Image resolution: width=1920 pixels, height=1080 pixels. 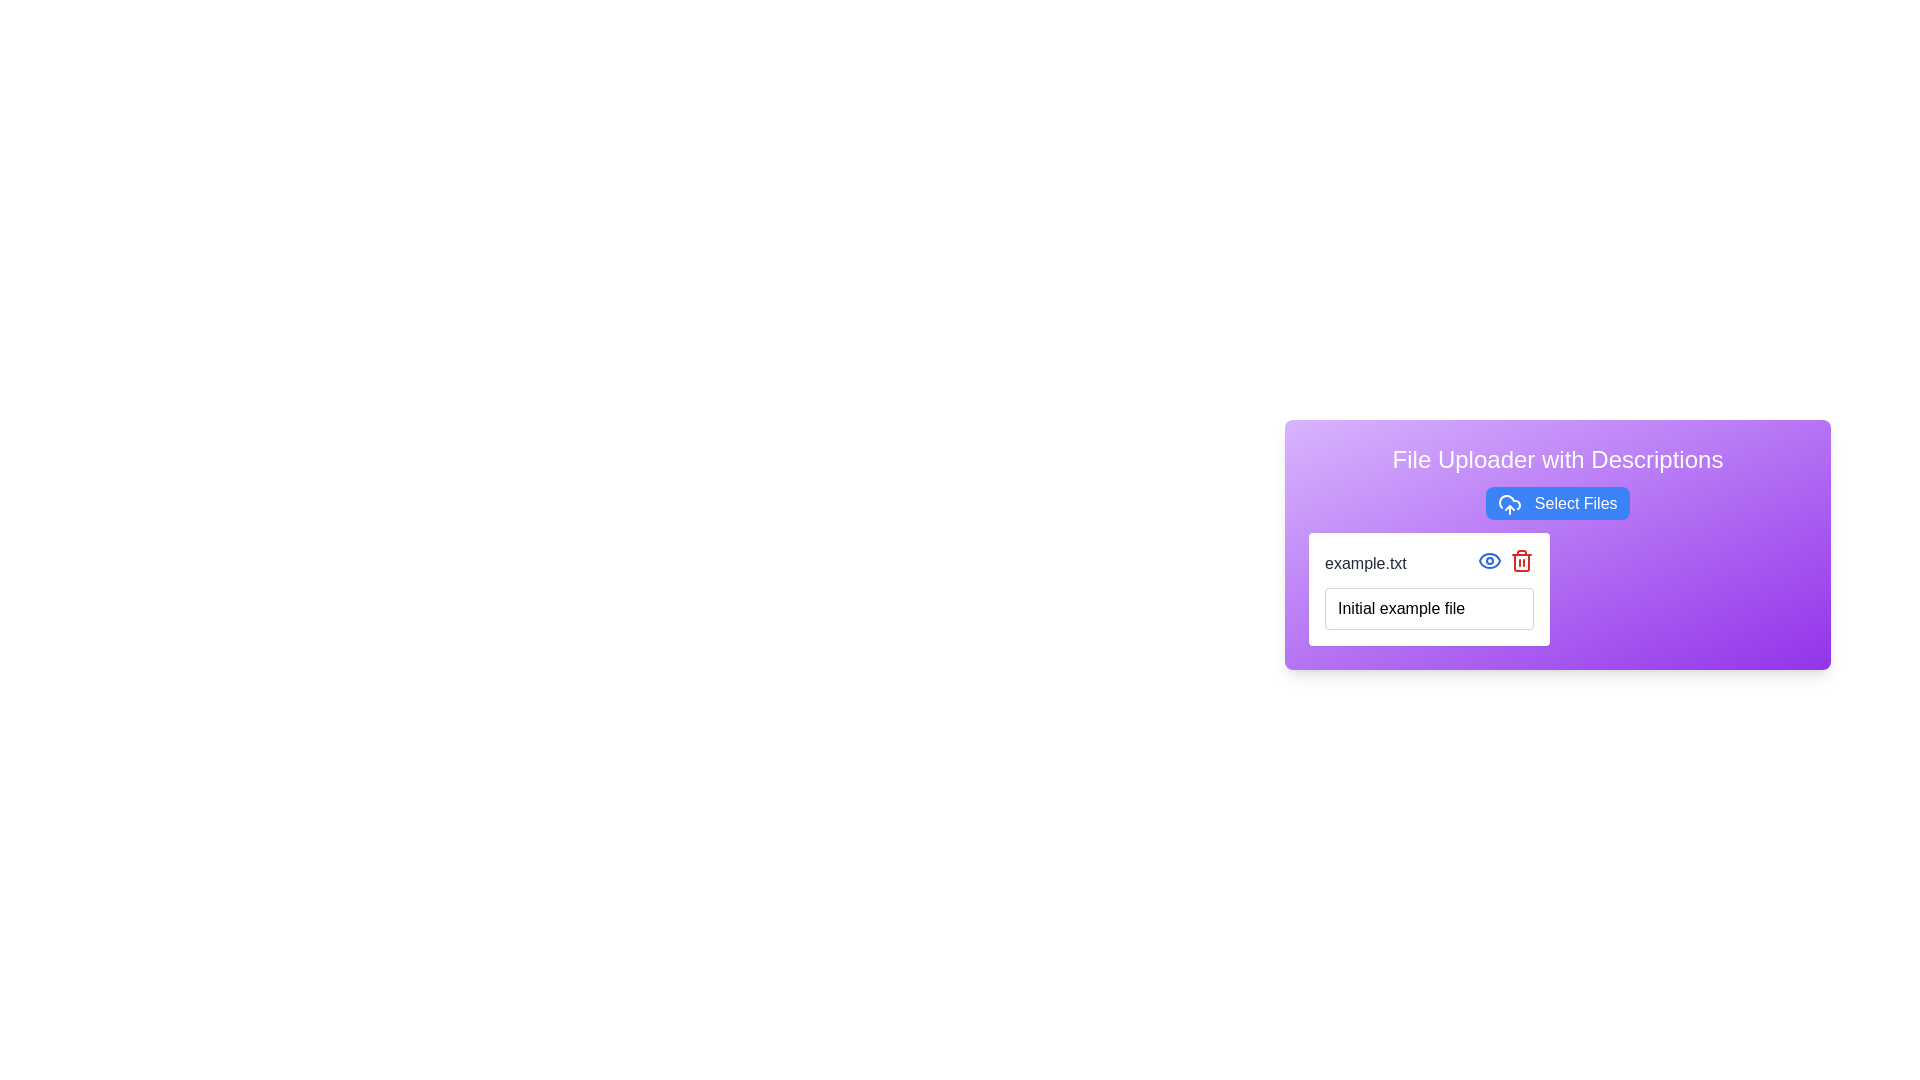 I want to click on the eye-shaped icon with a blue outline, which is the leftmost icon in the group of interactive elements on the file card for 'example.txt', so click(x=1489, y=559).